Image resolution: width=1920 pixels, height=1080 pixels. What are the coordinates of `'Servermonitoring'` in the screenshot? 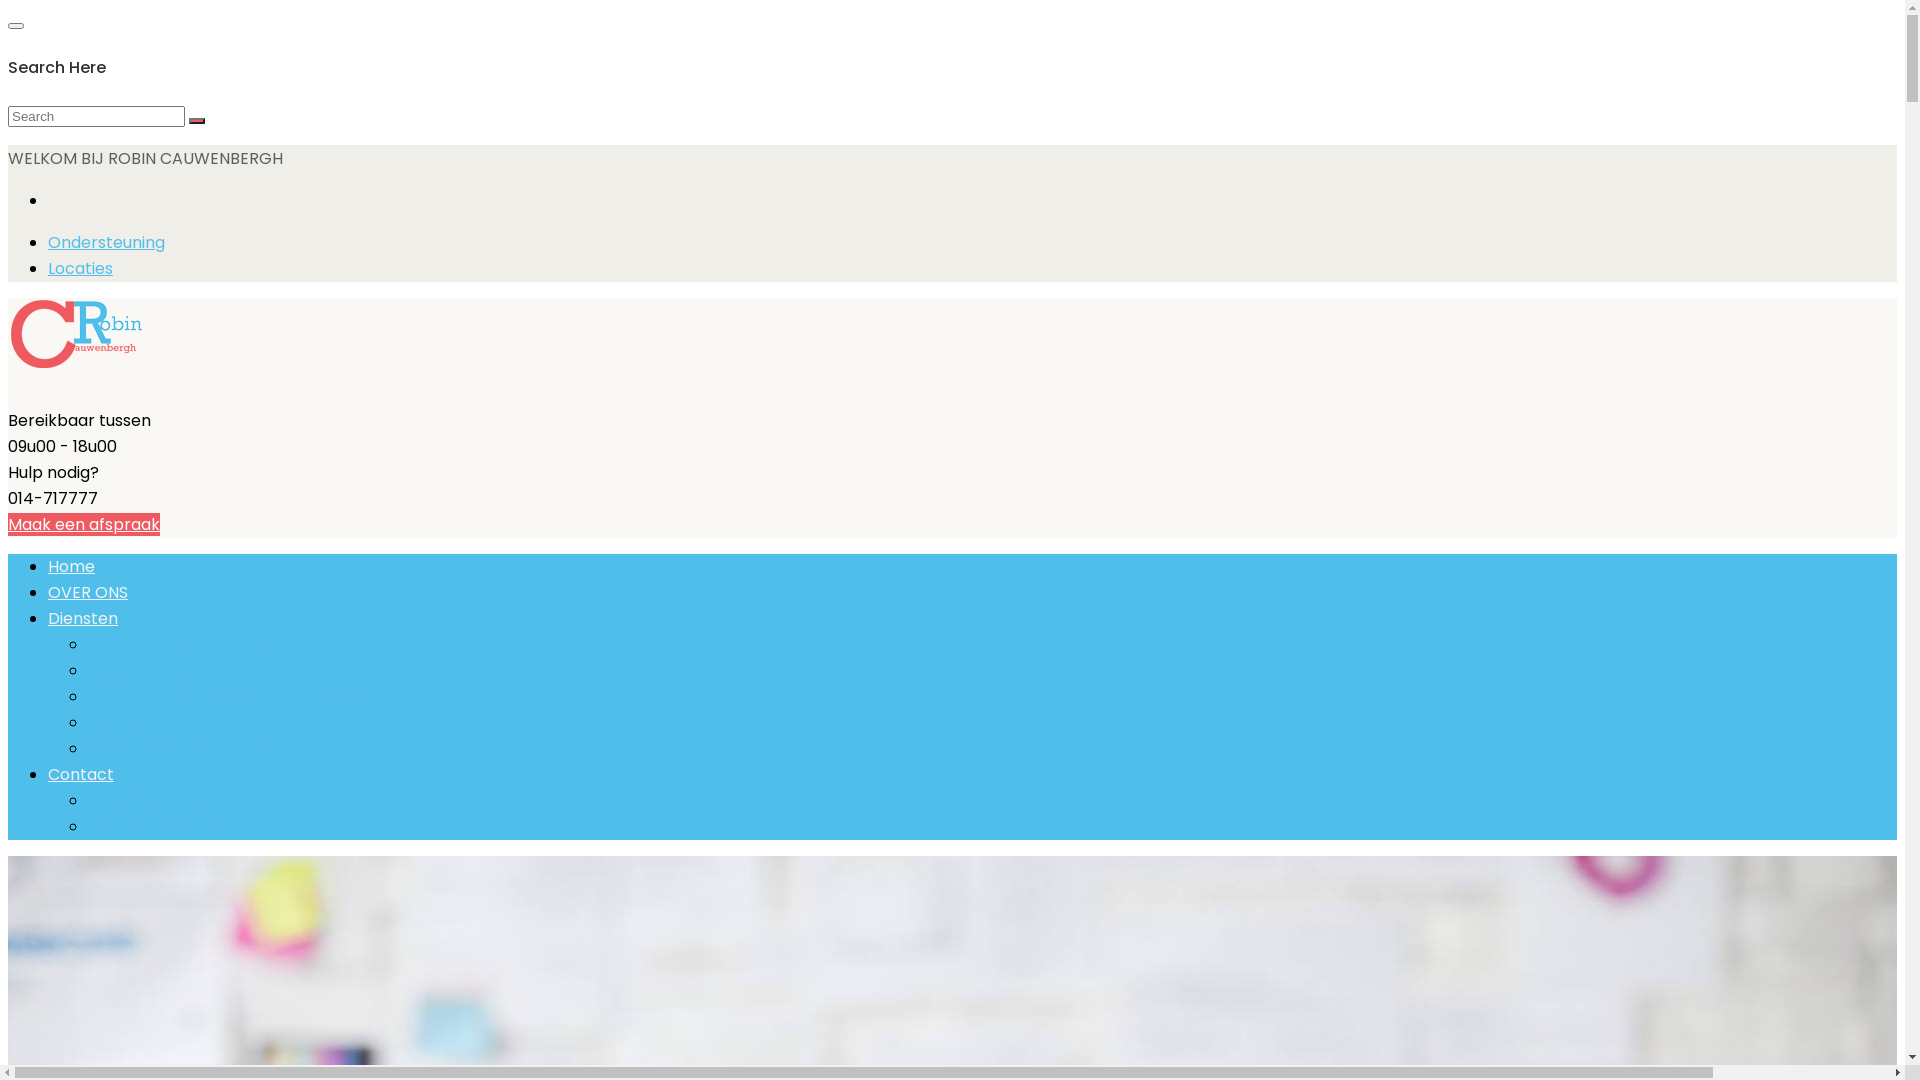 It's located at (156, 670).